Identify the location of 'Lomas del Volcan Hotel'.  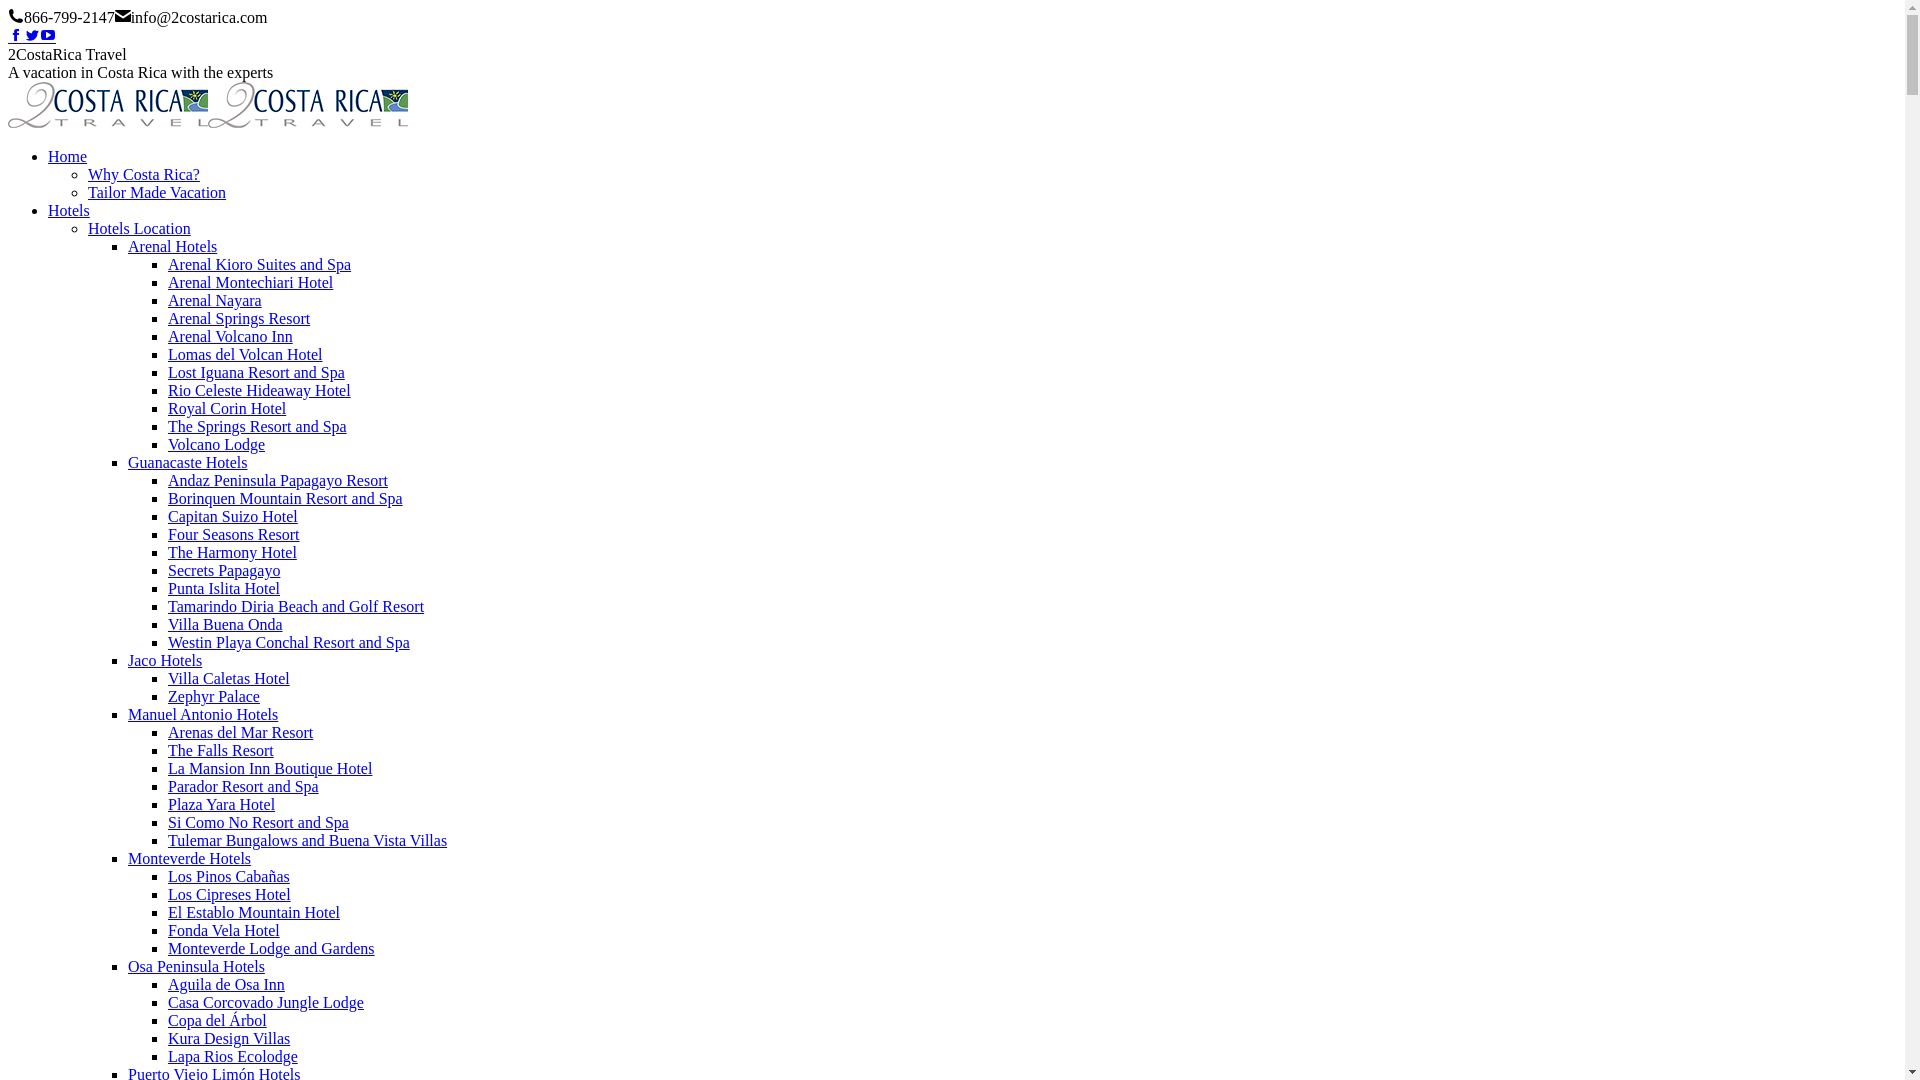
(244, 353).